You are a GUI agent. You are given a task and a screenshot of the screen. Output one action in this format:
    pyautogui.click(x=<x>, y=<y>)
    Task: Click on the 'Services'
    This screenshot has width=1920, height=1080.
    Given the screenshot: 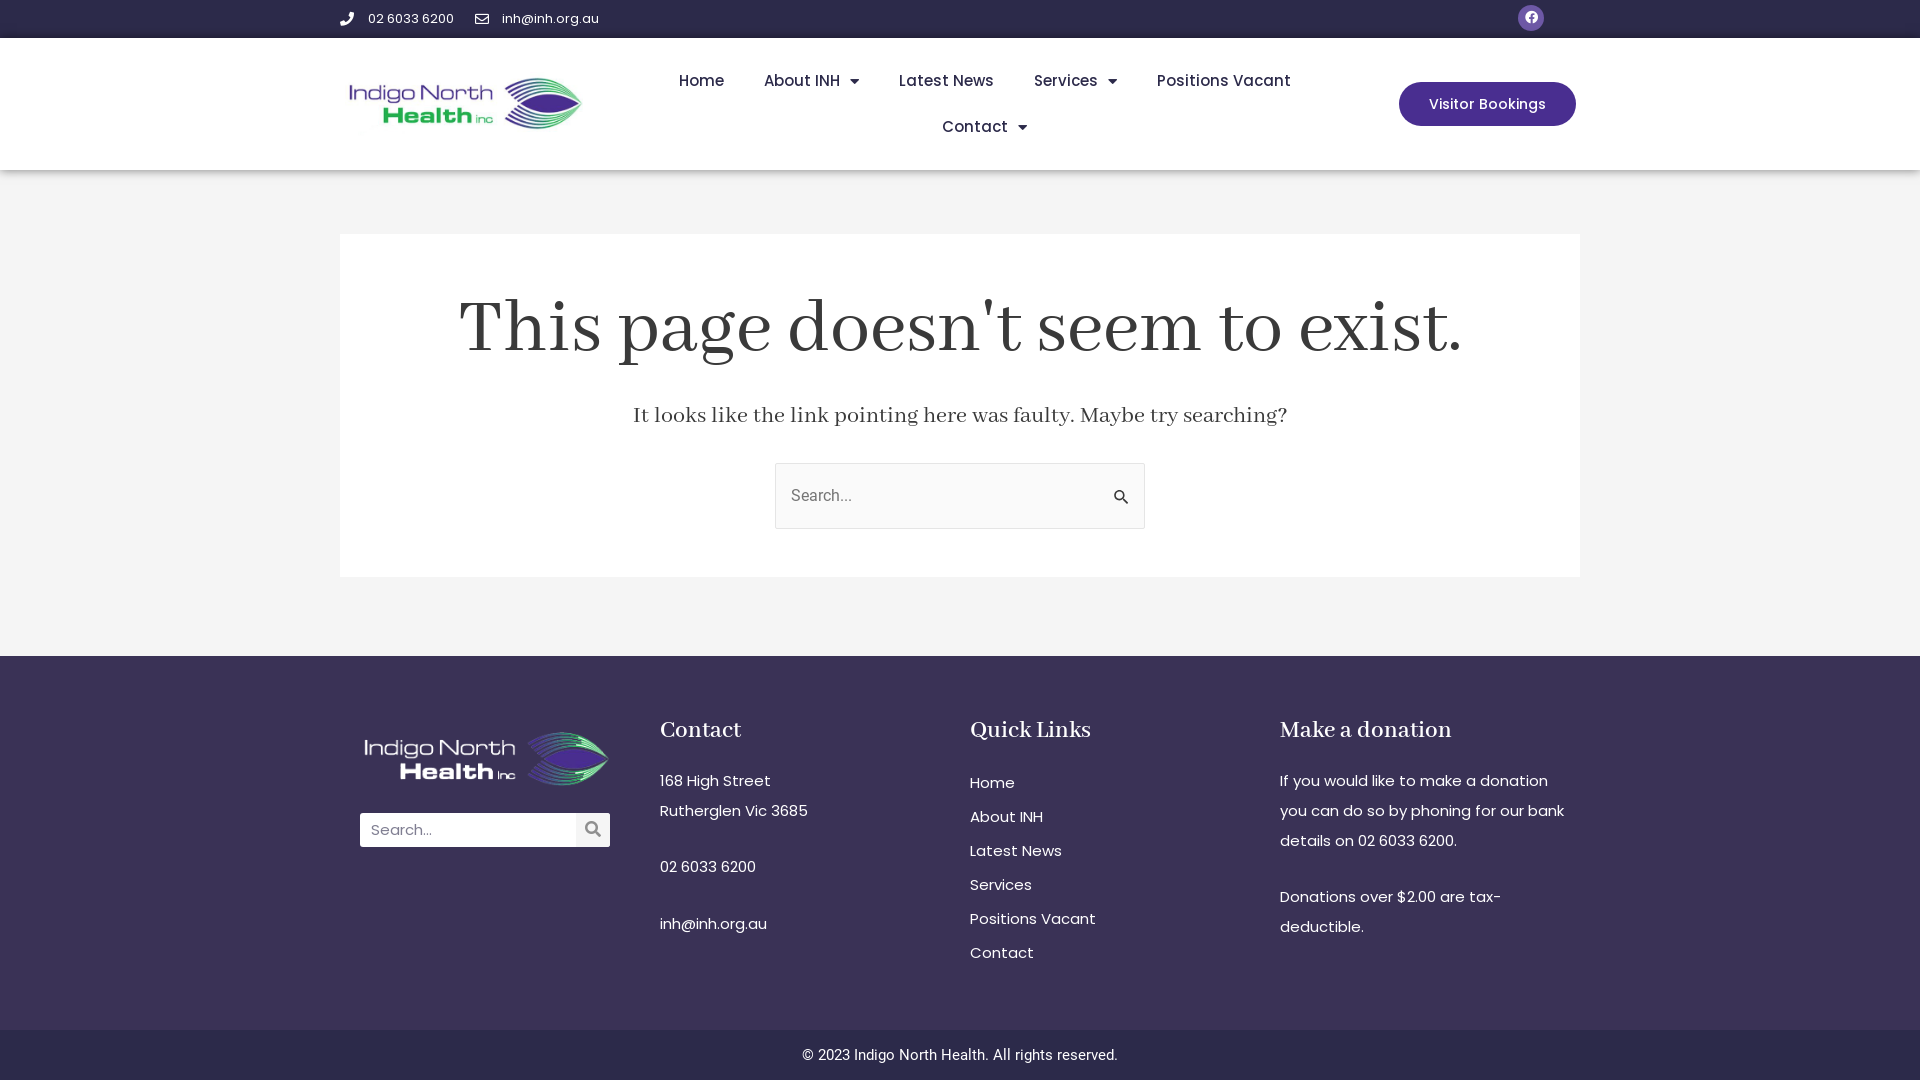 What is the action you would take?
    pyautogui.click(x=1074, y=80)
    